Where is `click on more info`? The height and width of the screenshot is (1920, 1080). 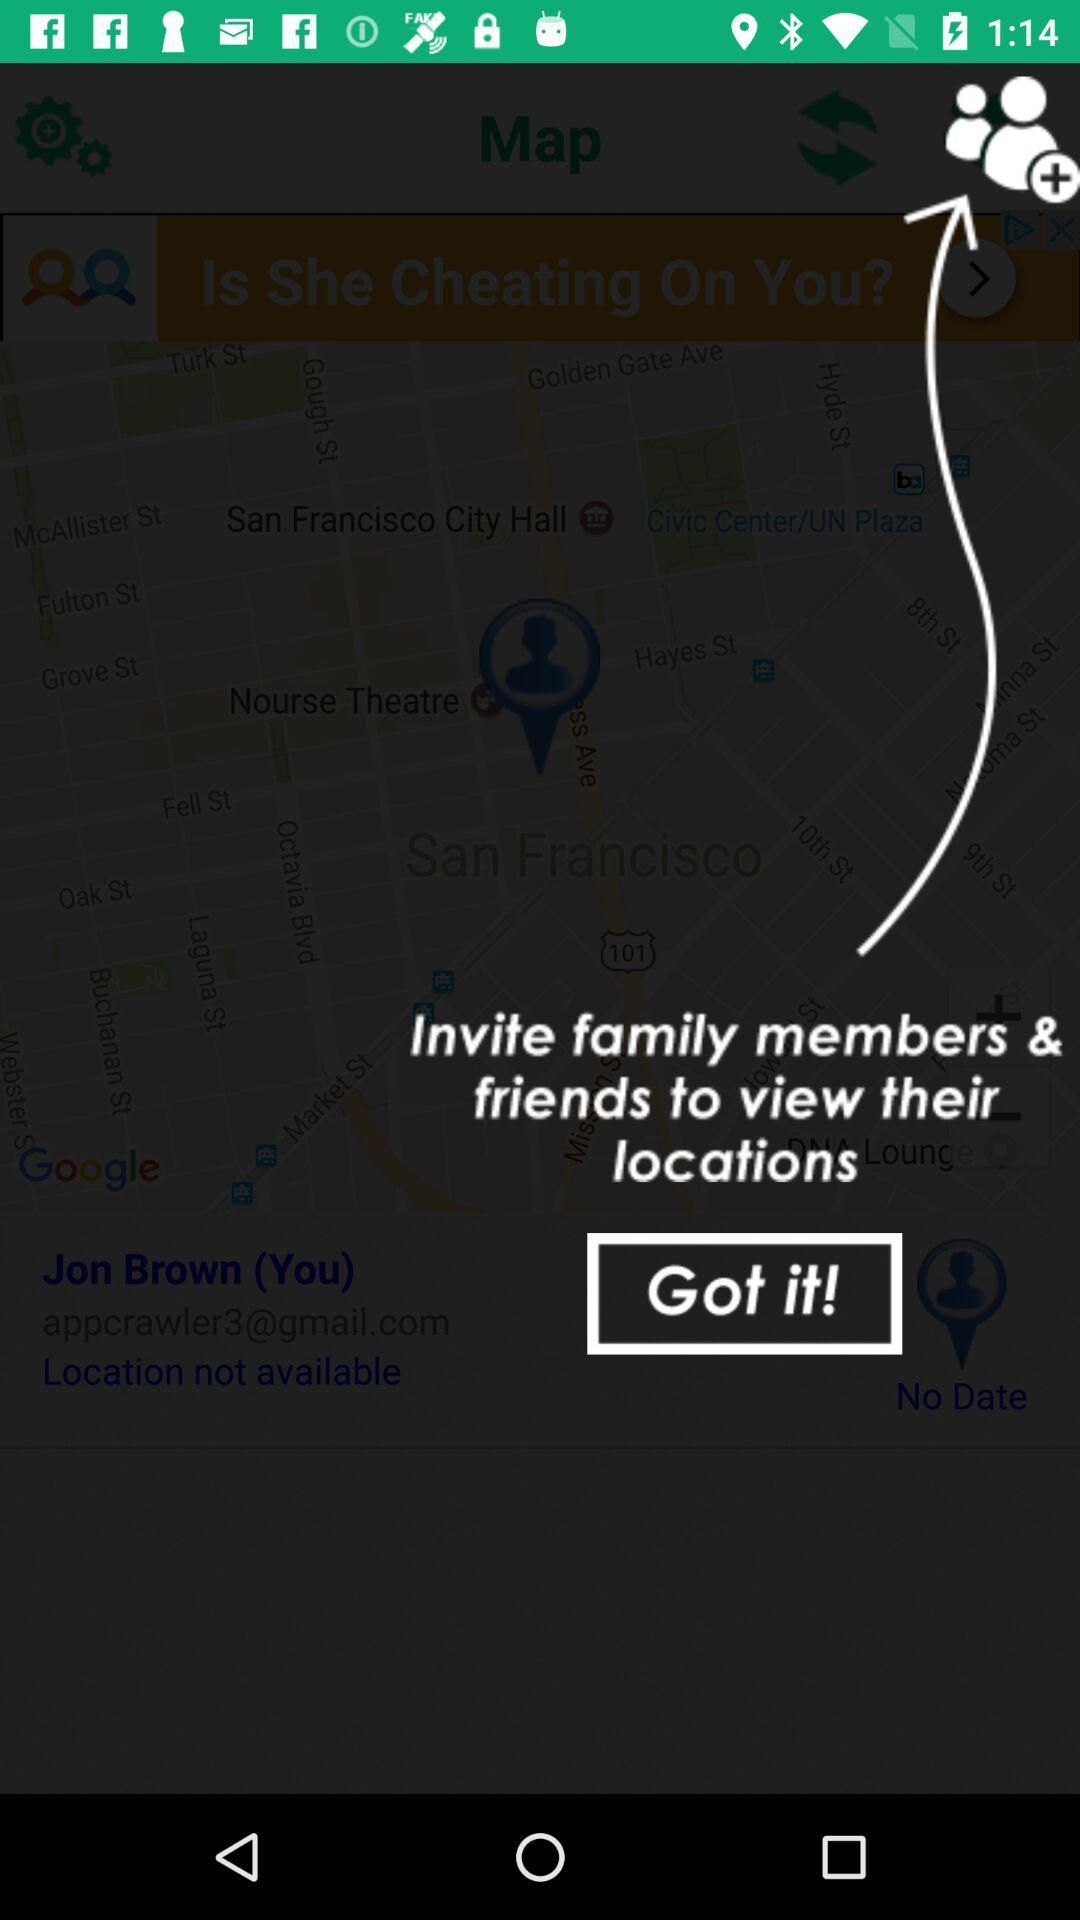 click on more info is located at coordinates (540, 274).